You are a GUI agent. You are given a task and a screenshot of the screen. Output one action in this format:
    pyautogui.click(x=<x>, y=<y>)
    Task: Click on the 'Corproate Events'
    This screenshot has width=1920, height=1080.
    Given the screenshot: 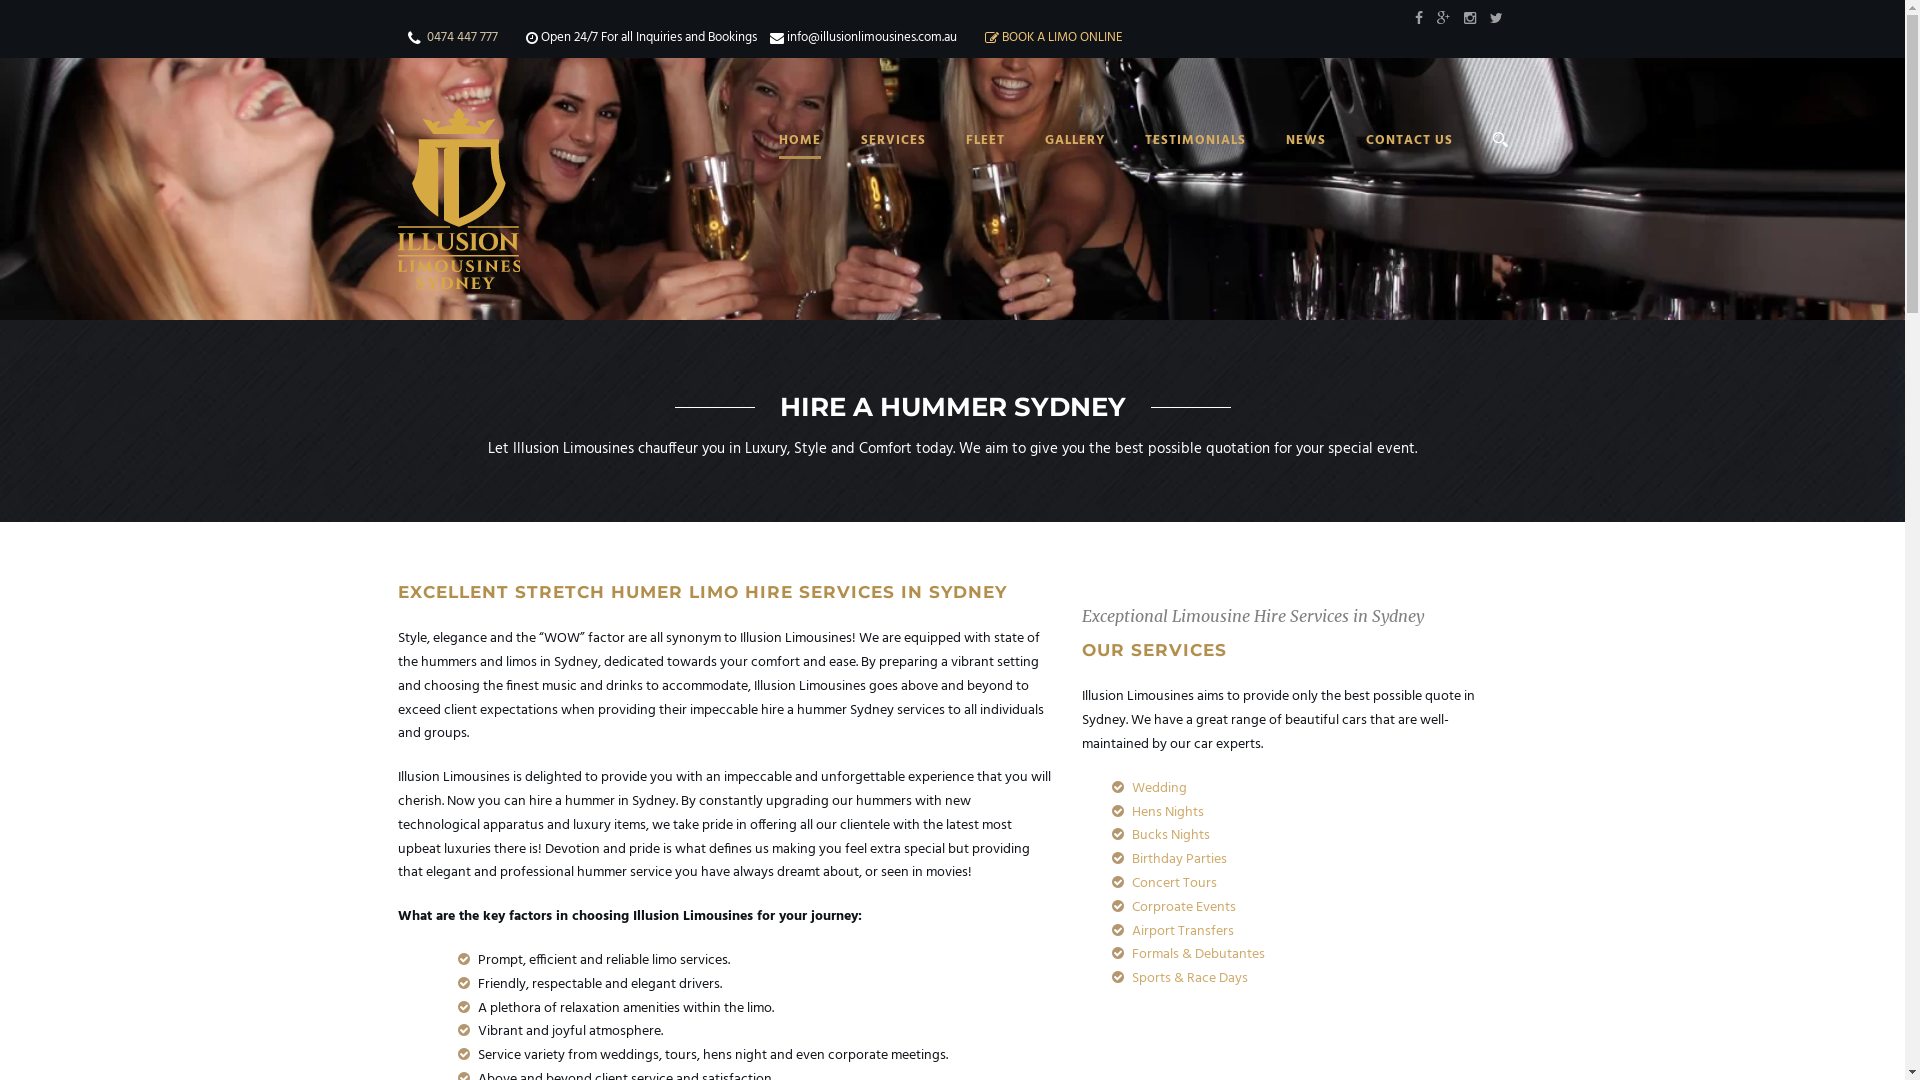 What is the action you would take?
    pyautogui.click(x=1184, y=907)
    